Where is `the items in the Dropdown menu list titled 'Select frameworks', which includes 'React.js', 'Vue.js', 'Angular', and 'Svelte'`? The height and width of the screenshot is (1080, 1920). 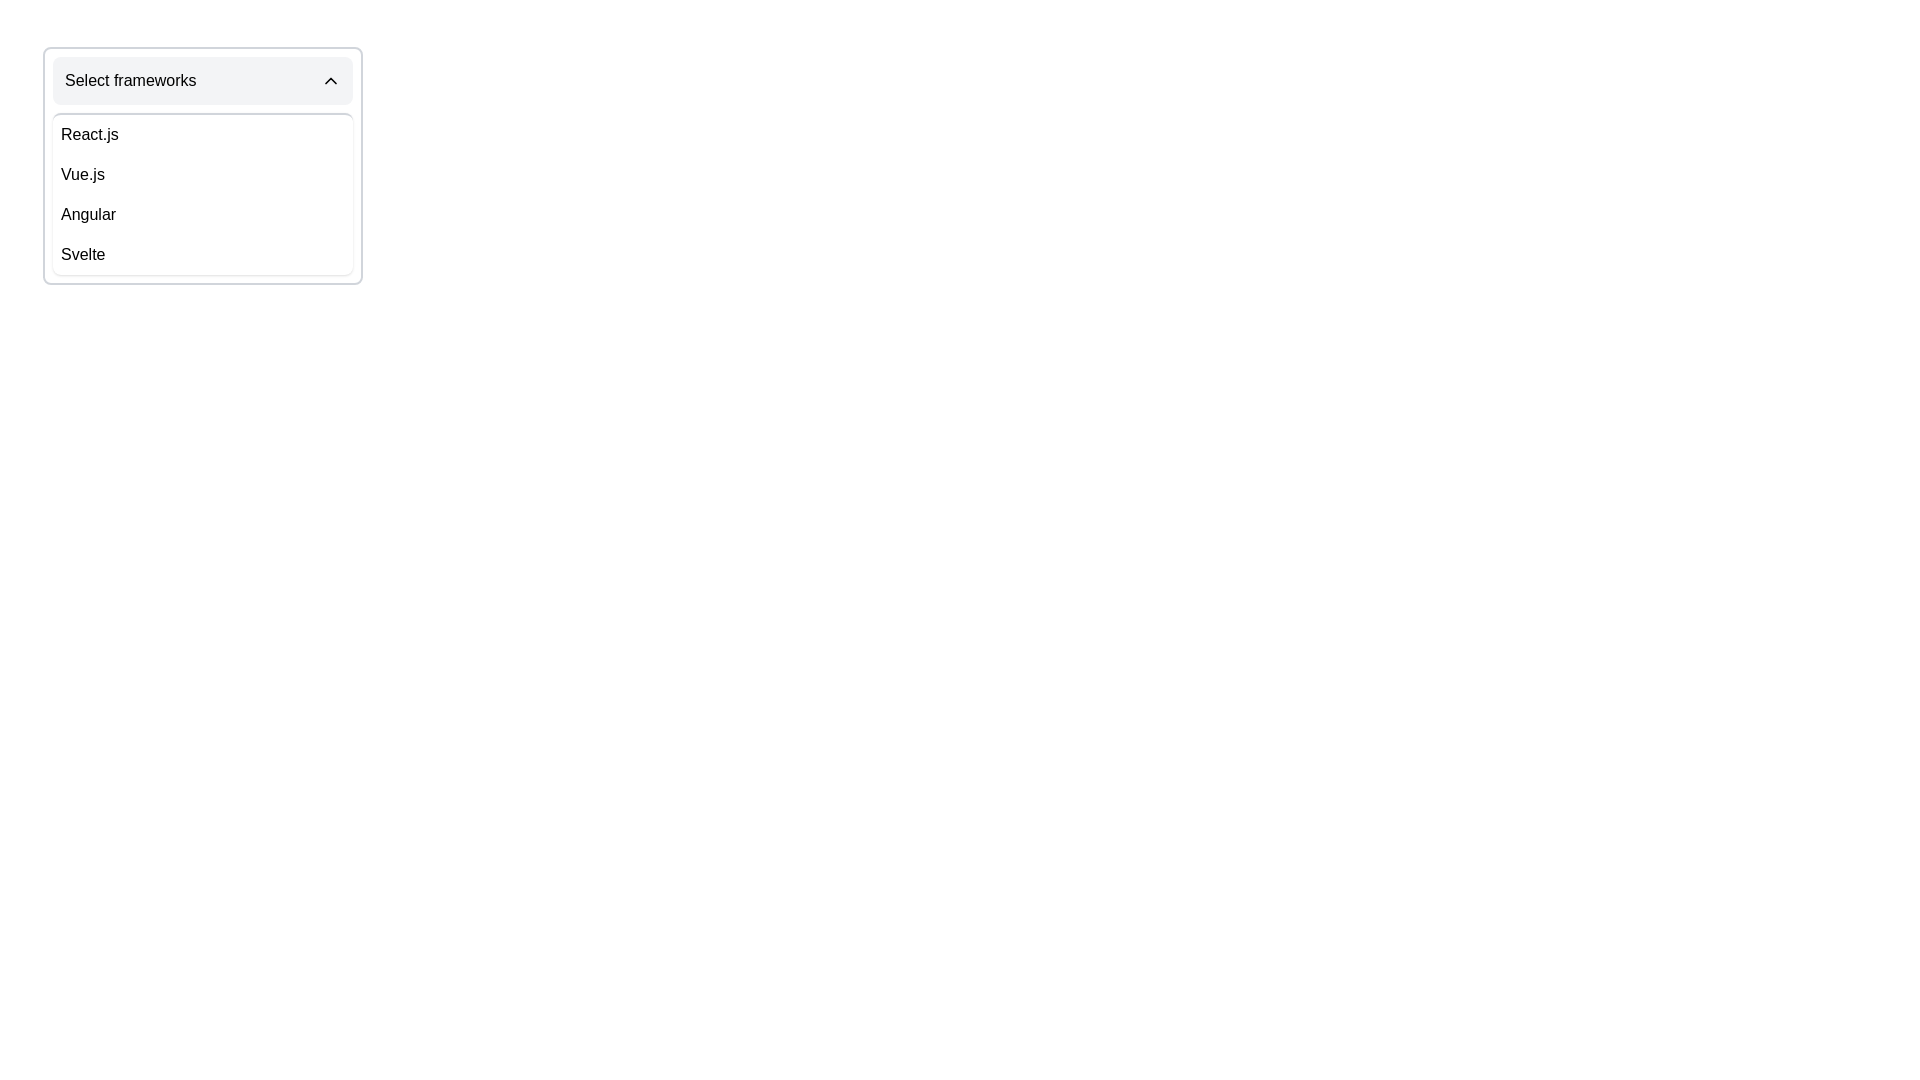 the items in the Dropdown menu list titled 'Select frameworks', which includes 'React.js', 'Vue.js', 'Angular', and 'Svelte' is located at coordinates (202, 193).